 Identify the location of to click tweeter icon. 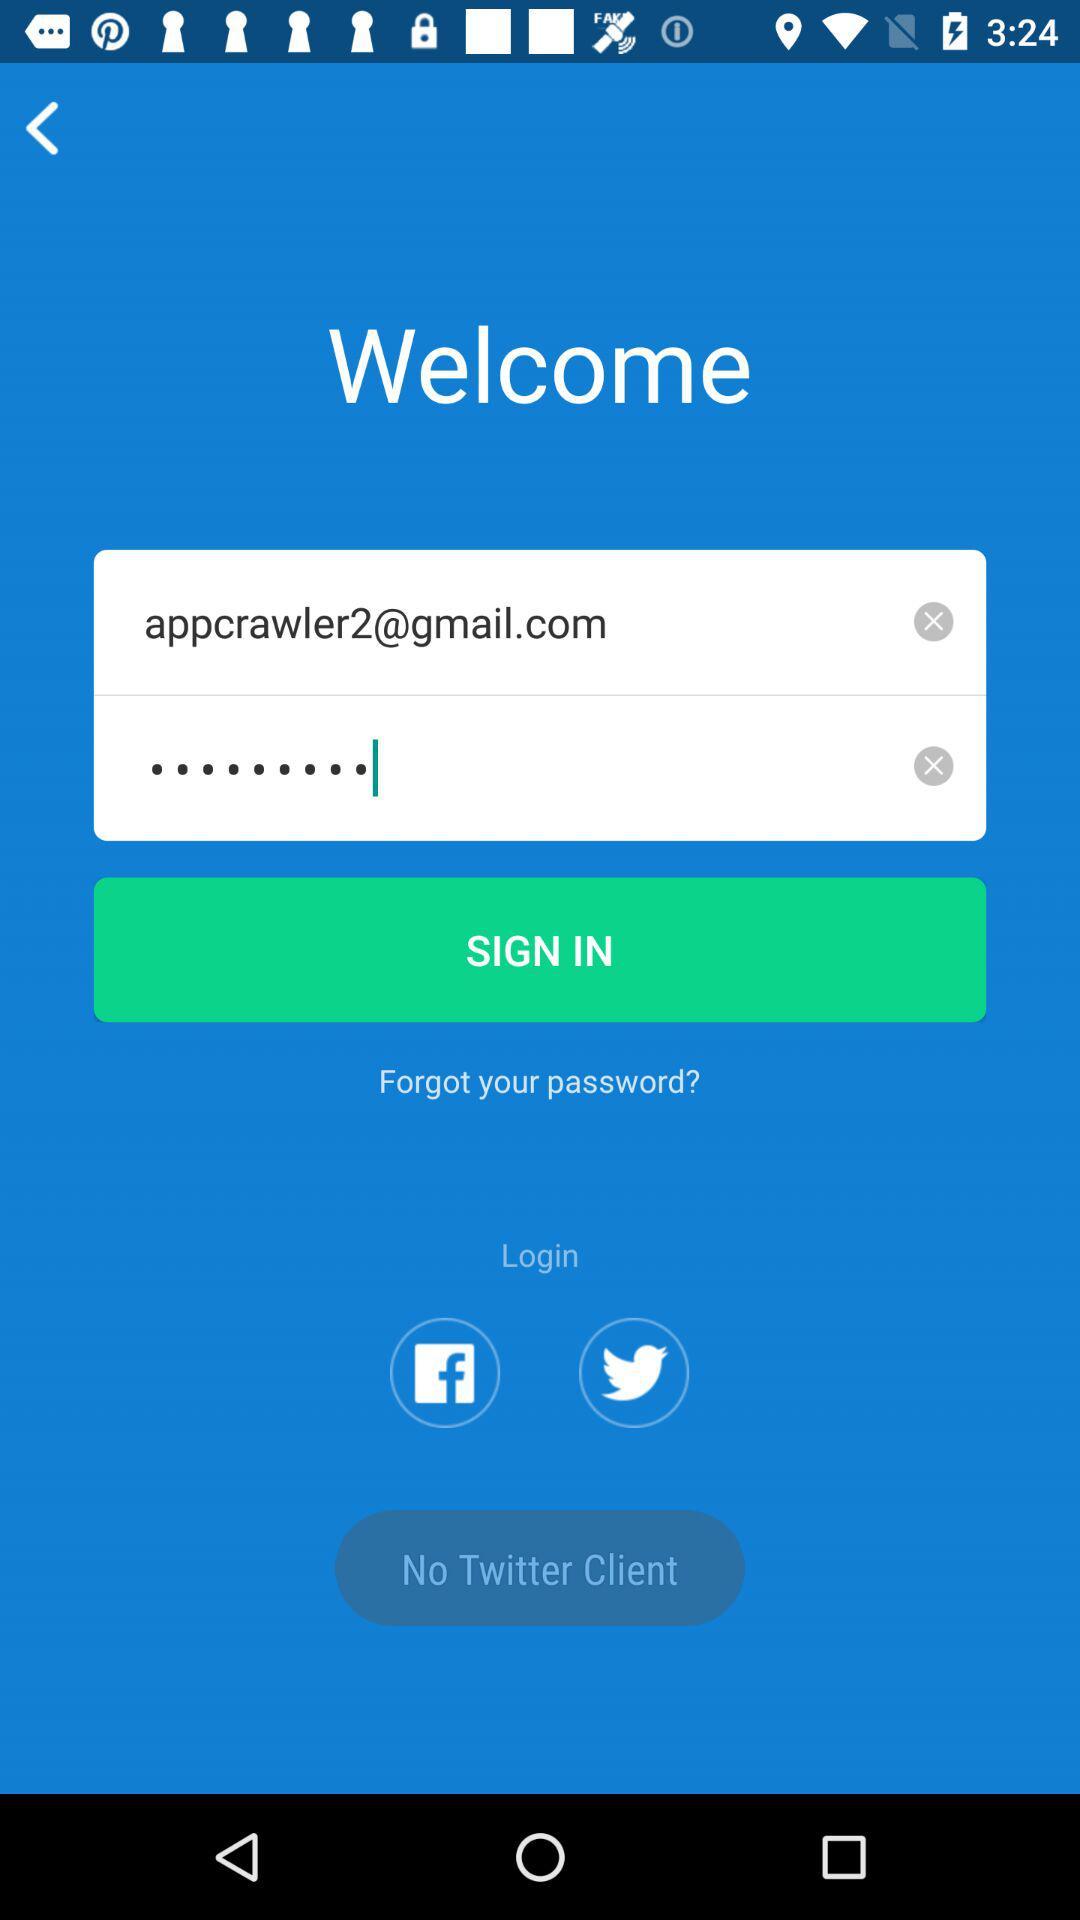
(634, 1371).